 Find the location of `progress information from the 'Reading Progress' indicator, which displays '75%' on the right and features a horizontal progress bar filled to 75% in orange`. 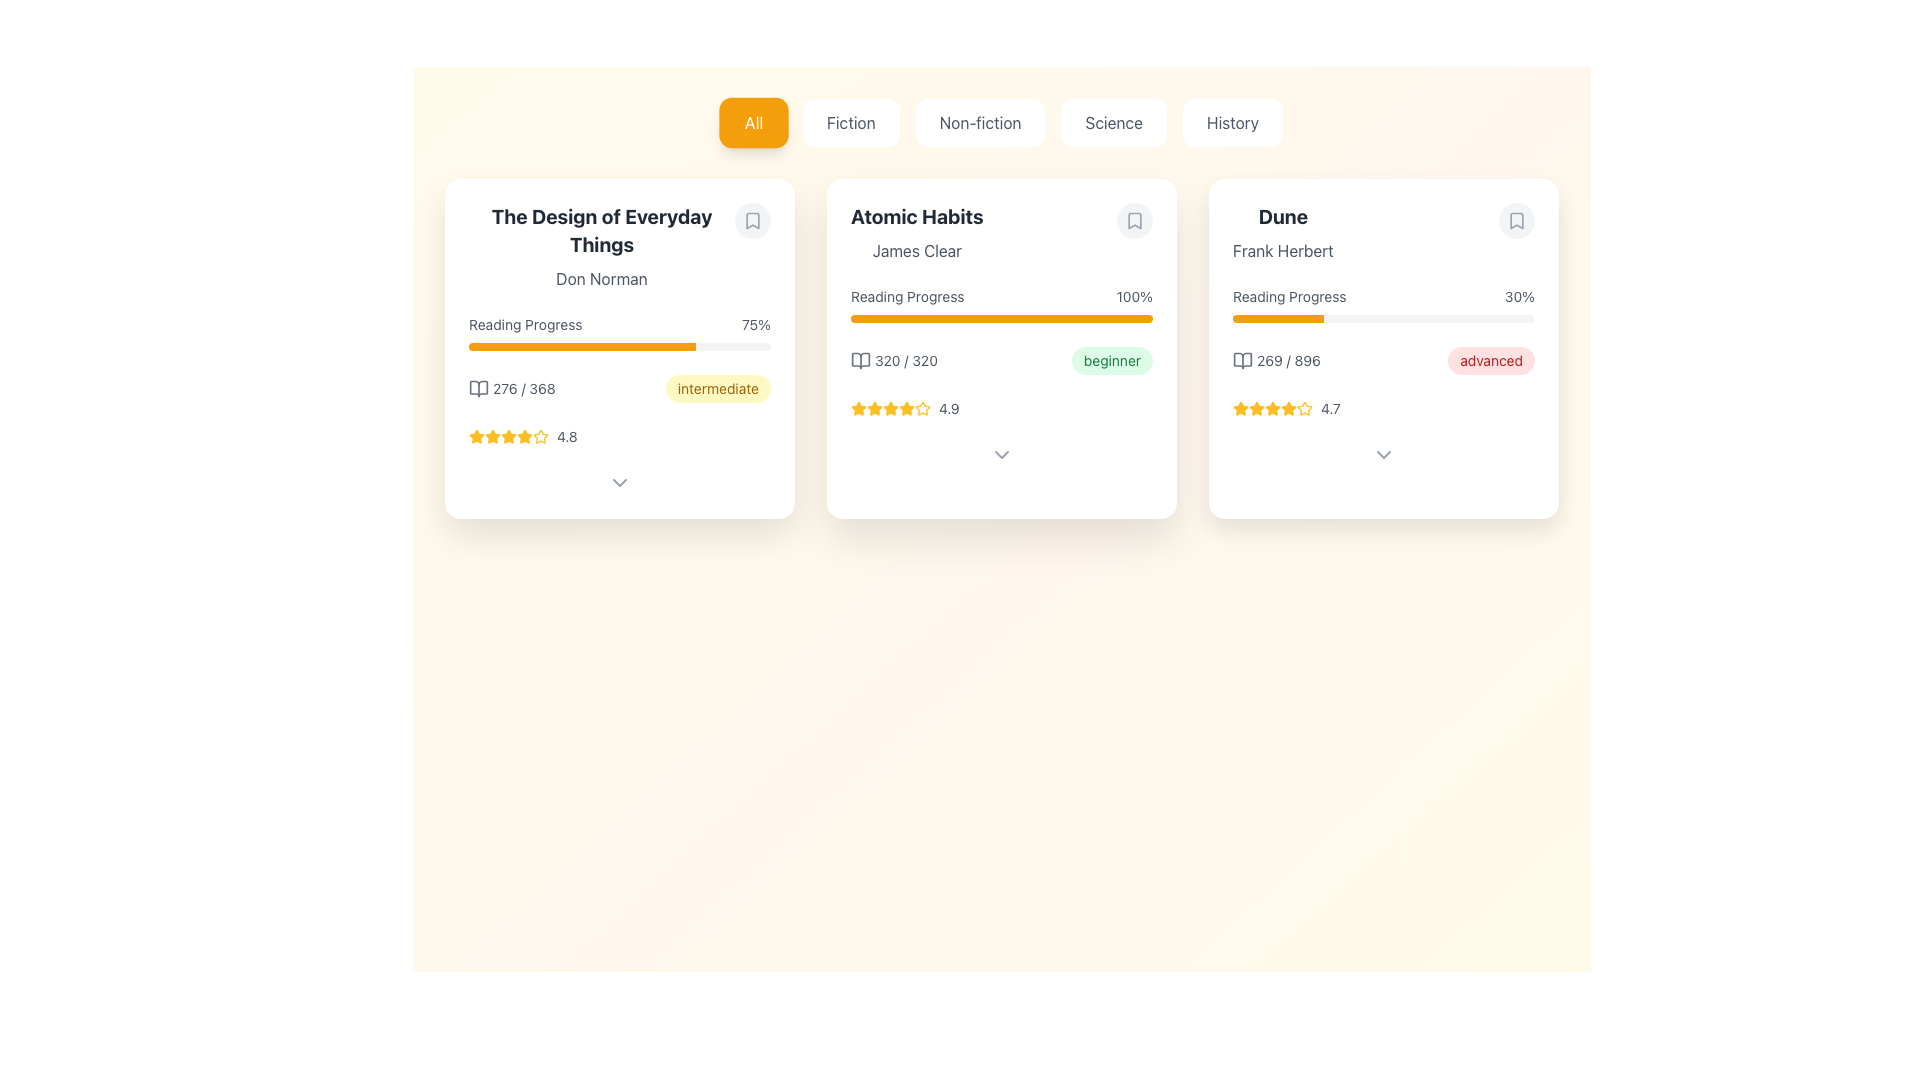

progress information from the 'Reading Progress' indicator, which displays '75%' on the right and features a horizontal progress bar filled to 75% in orange is located at coordinates (618, 331).